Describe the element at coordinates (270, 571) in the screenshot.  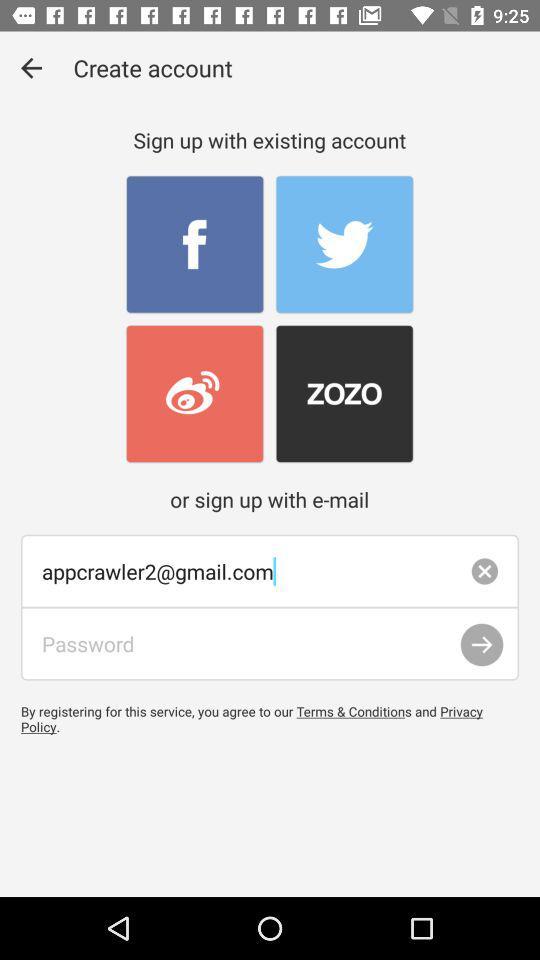
I see `the item below or sign up` at that location.